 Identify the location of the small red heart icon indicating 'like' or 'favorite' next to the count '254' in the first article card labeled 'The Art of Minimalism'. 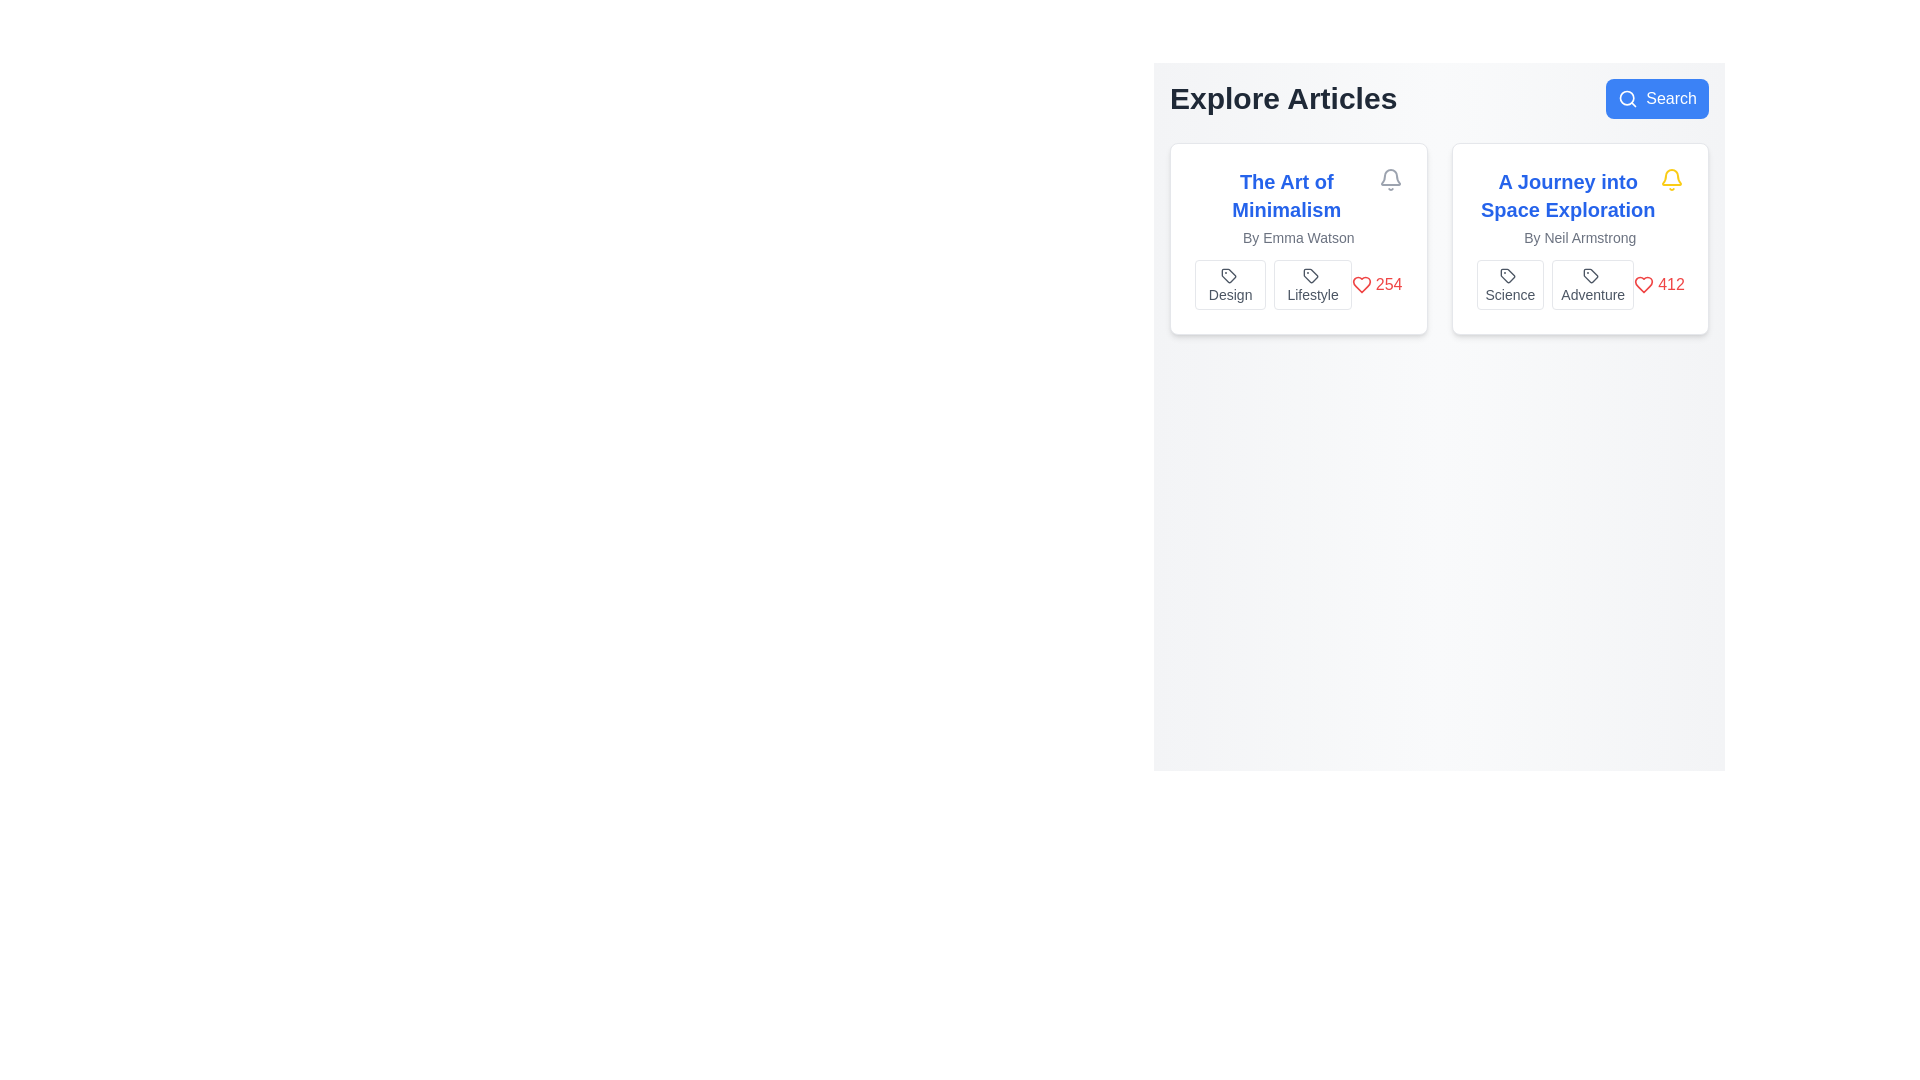
(1360, 285).